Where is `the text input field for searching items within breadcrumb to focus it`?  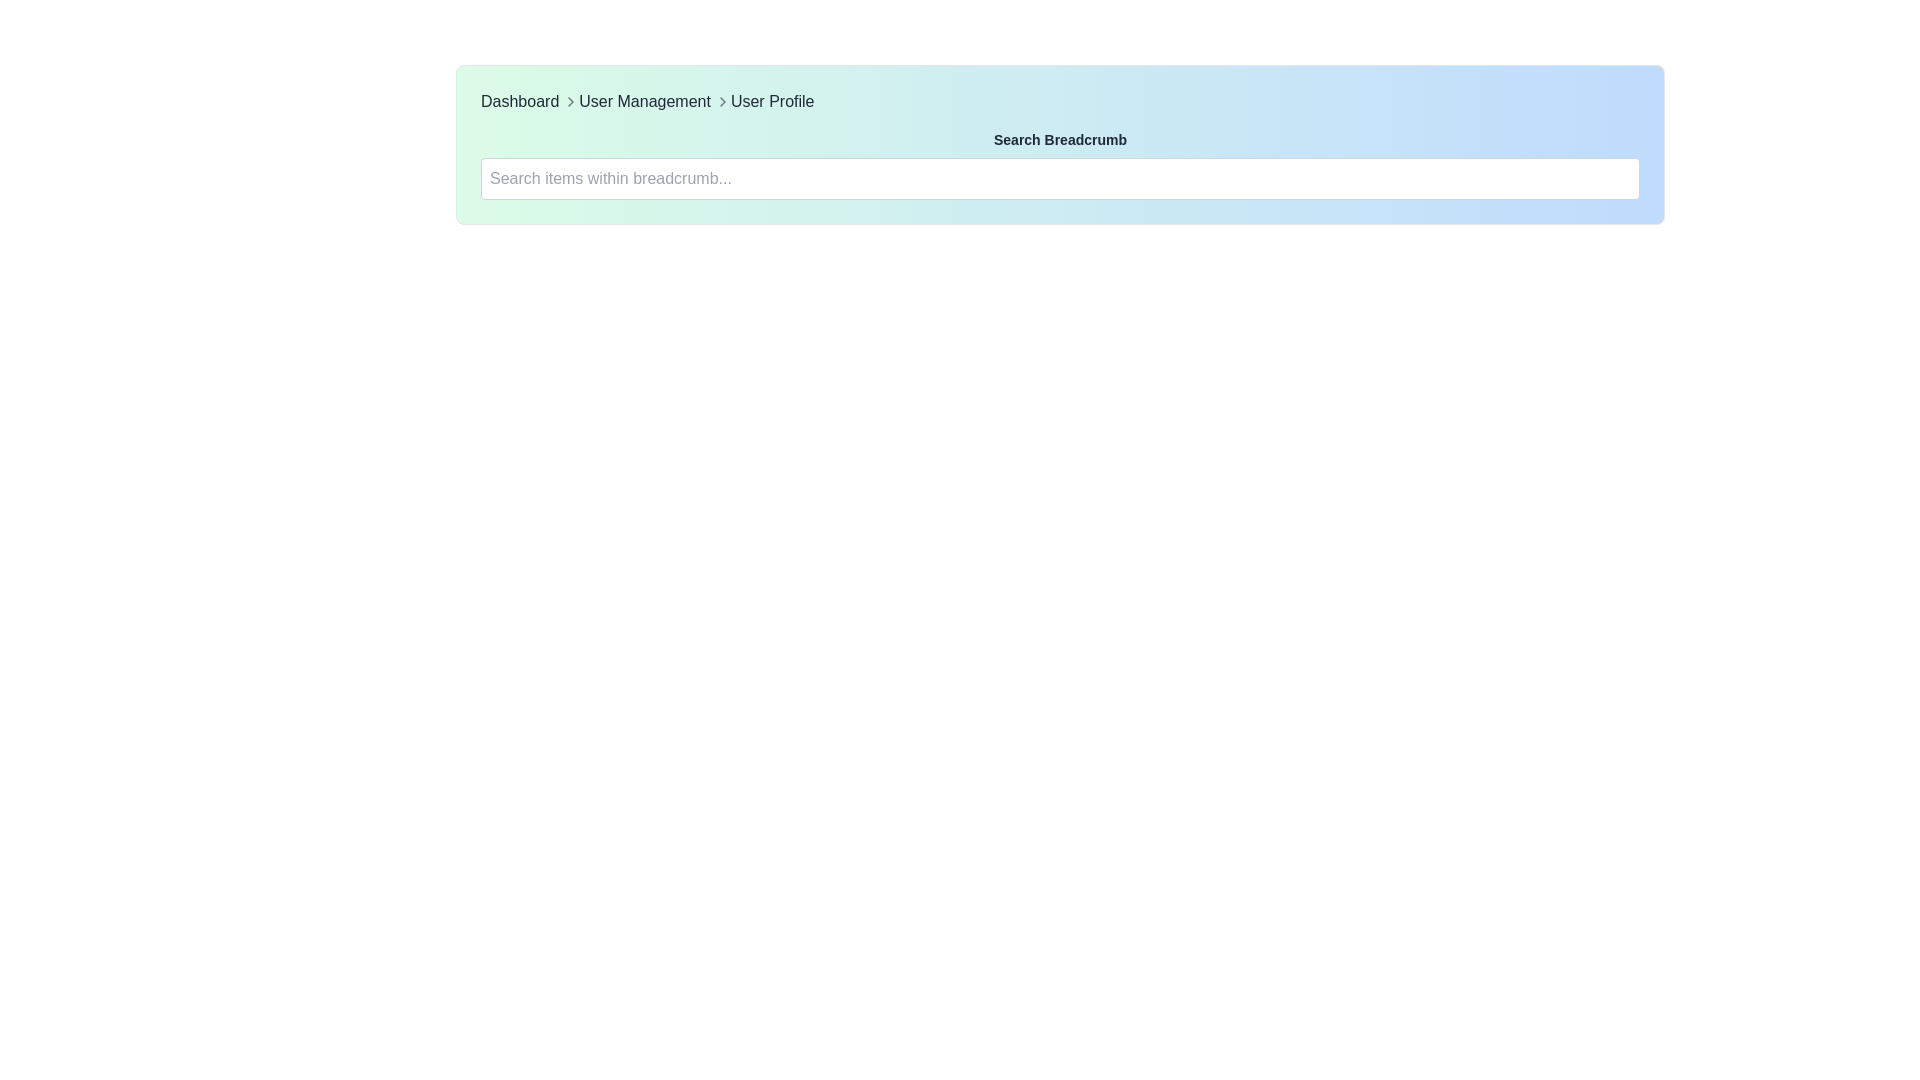 the text input field for searching items within breadcrumb to focus it is located at coordinates (1059, 164).